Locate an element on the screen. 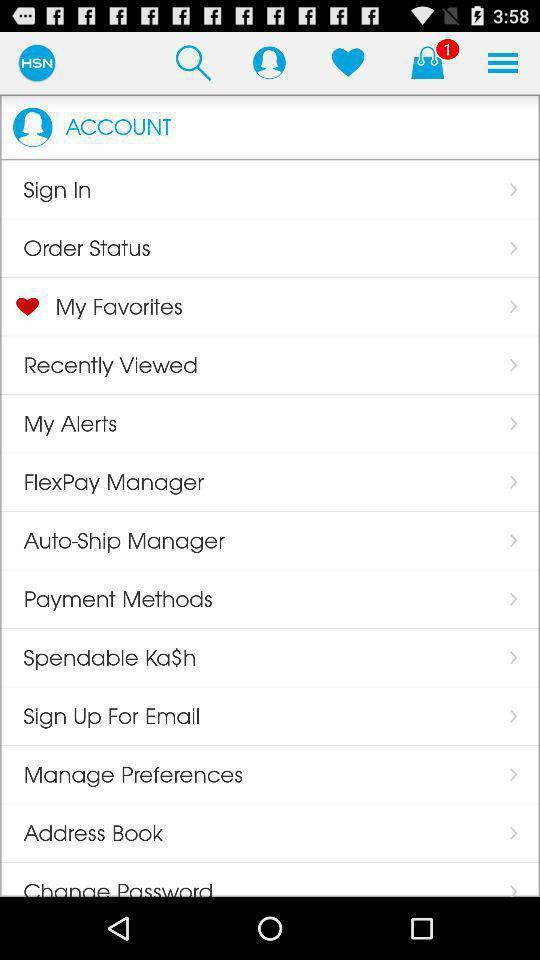 The width and height of the screenshot is (540, 960). shopping cart is located at coordinates (426, 62).